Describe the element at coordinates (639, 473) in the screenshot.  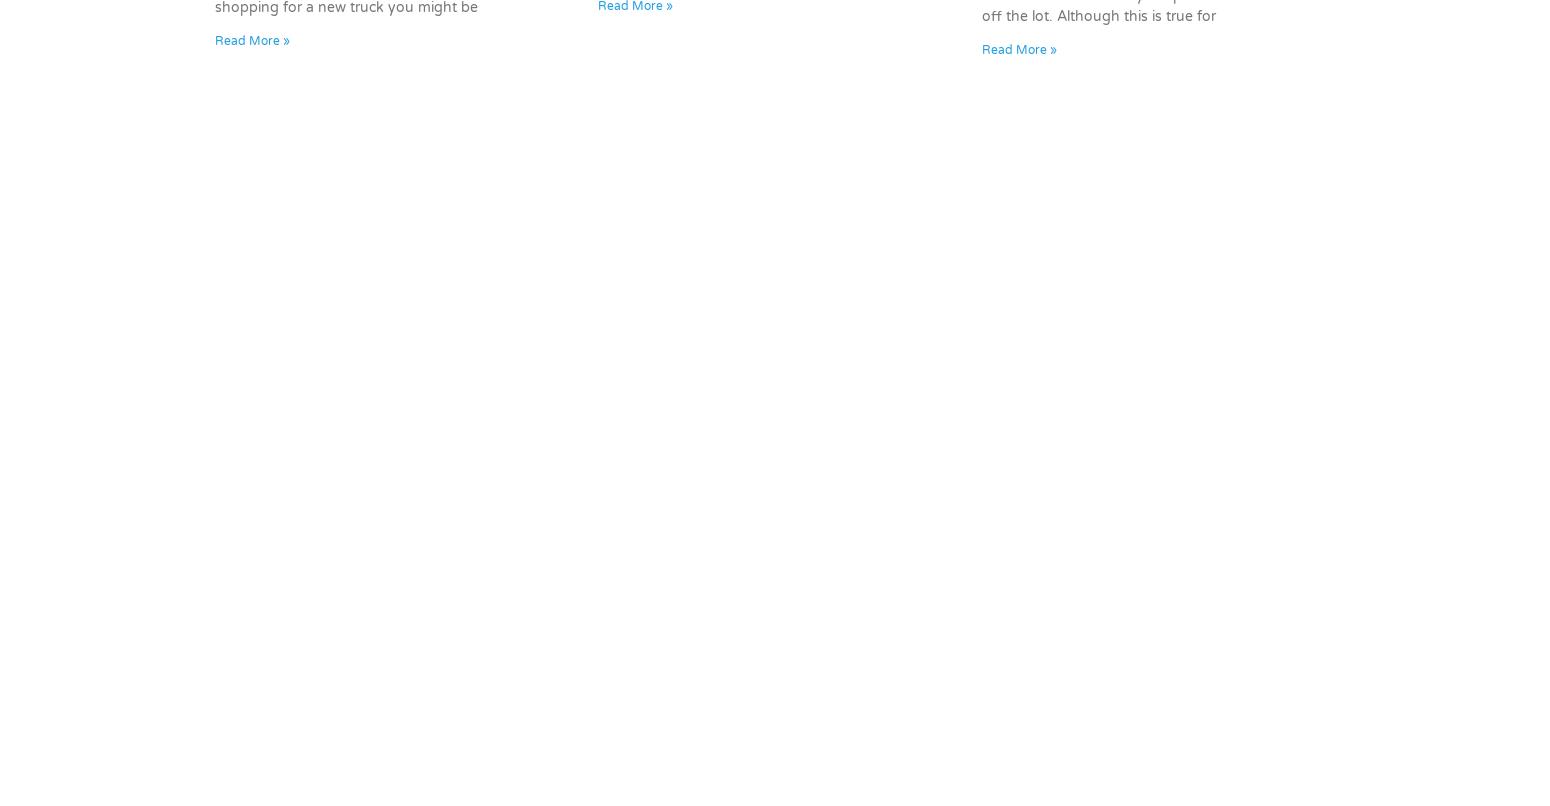
I see `'(877) 419-9994'` at that location.